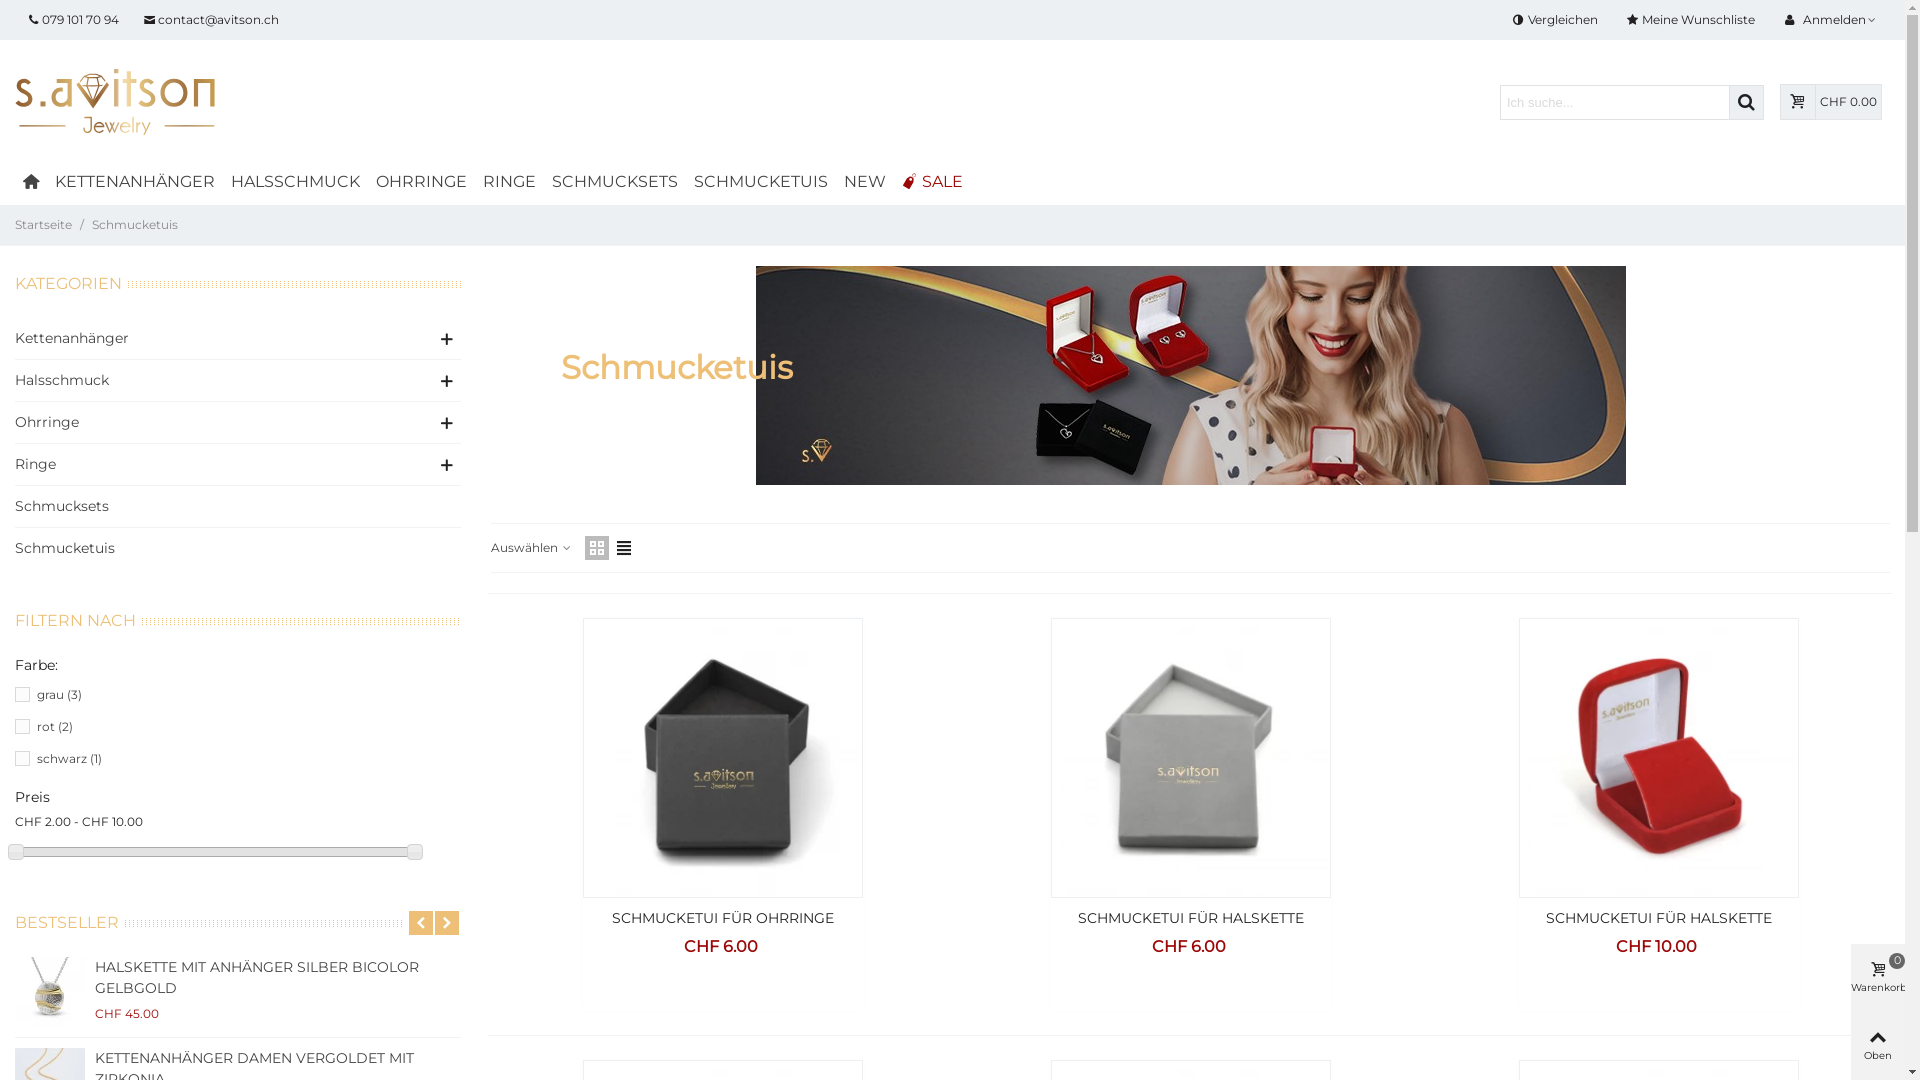 The width and height of the screenshot is (1920, 1080). Describe the element at coordinates (420, 181) in the screenshot. I see `'OHRRINGE'` at that location.